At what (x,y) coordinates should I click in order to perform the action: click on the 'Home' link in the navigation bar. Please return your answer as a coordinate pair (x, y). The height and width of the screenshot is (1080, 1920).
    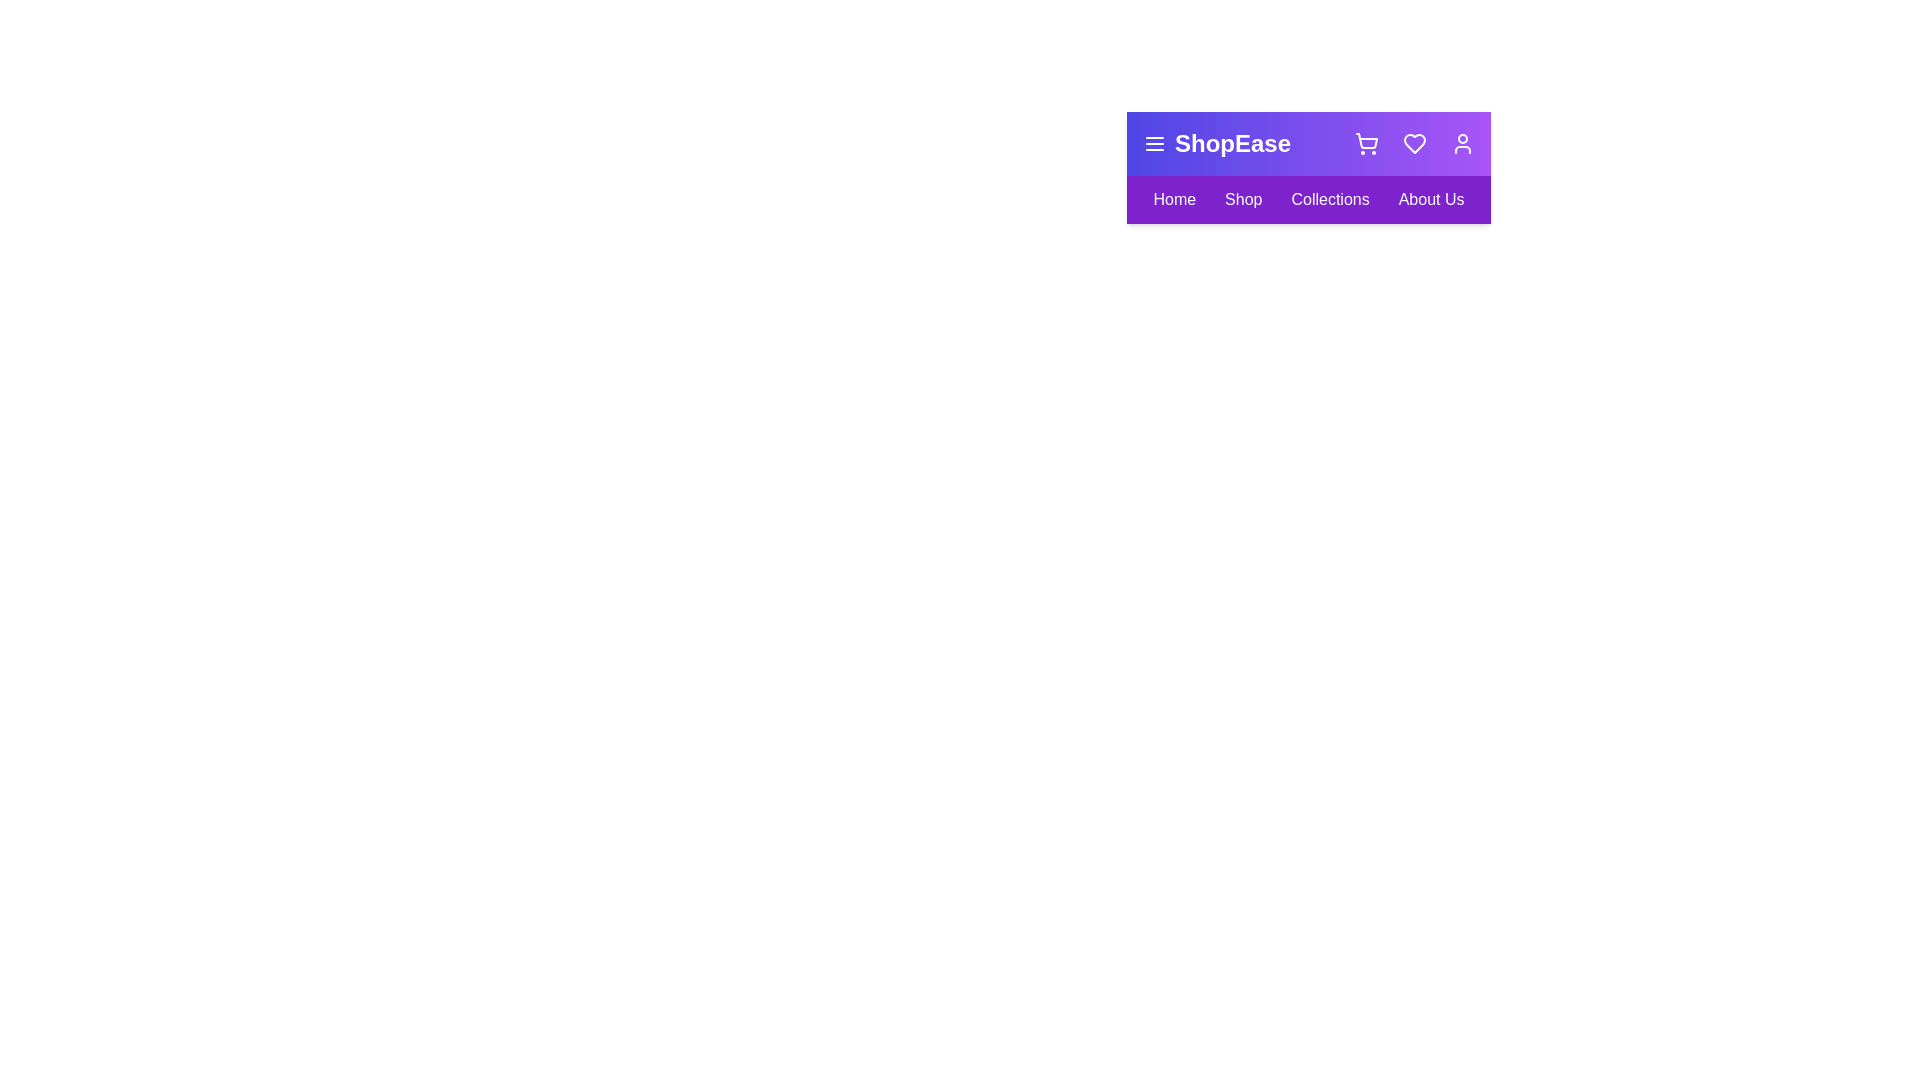
    Looking at the image, I should click on (1174, 200).